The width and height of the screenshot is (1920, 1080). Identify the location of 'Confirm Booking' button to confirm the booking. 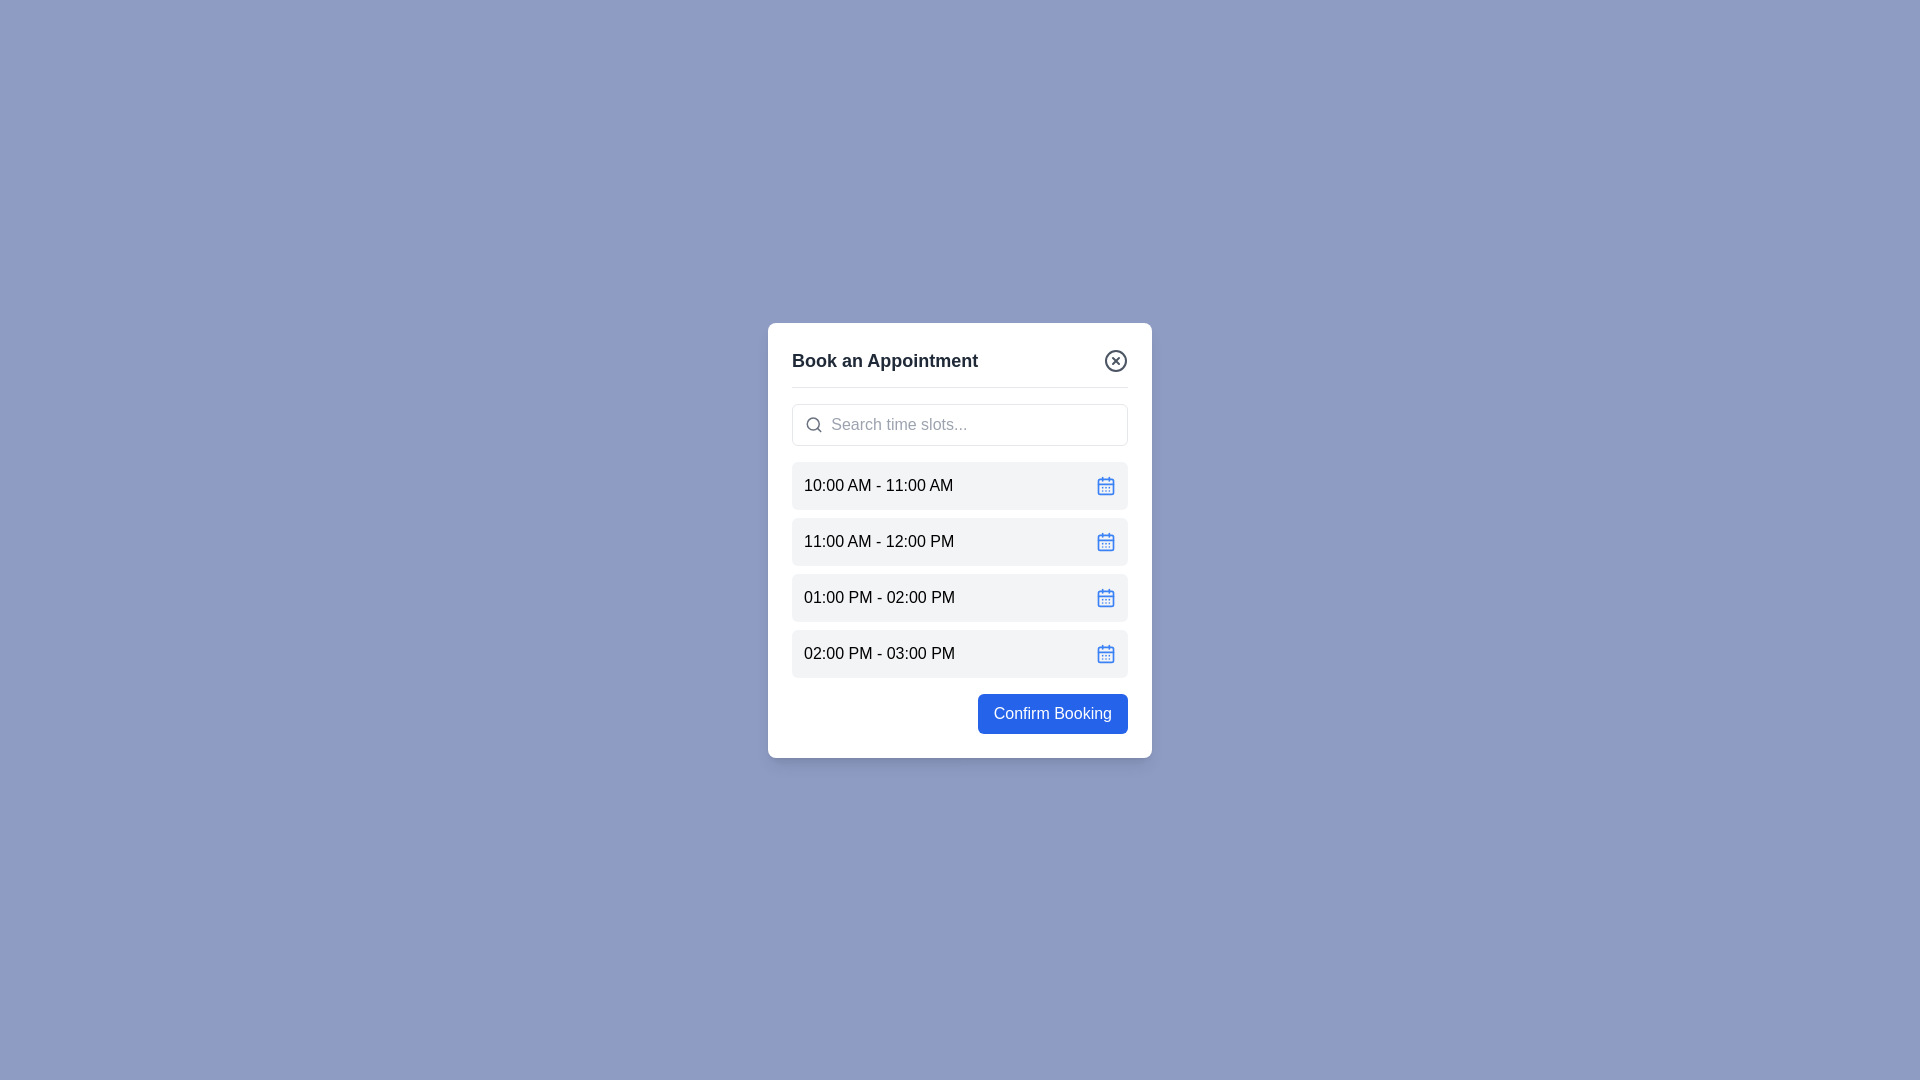
(1051, 712).